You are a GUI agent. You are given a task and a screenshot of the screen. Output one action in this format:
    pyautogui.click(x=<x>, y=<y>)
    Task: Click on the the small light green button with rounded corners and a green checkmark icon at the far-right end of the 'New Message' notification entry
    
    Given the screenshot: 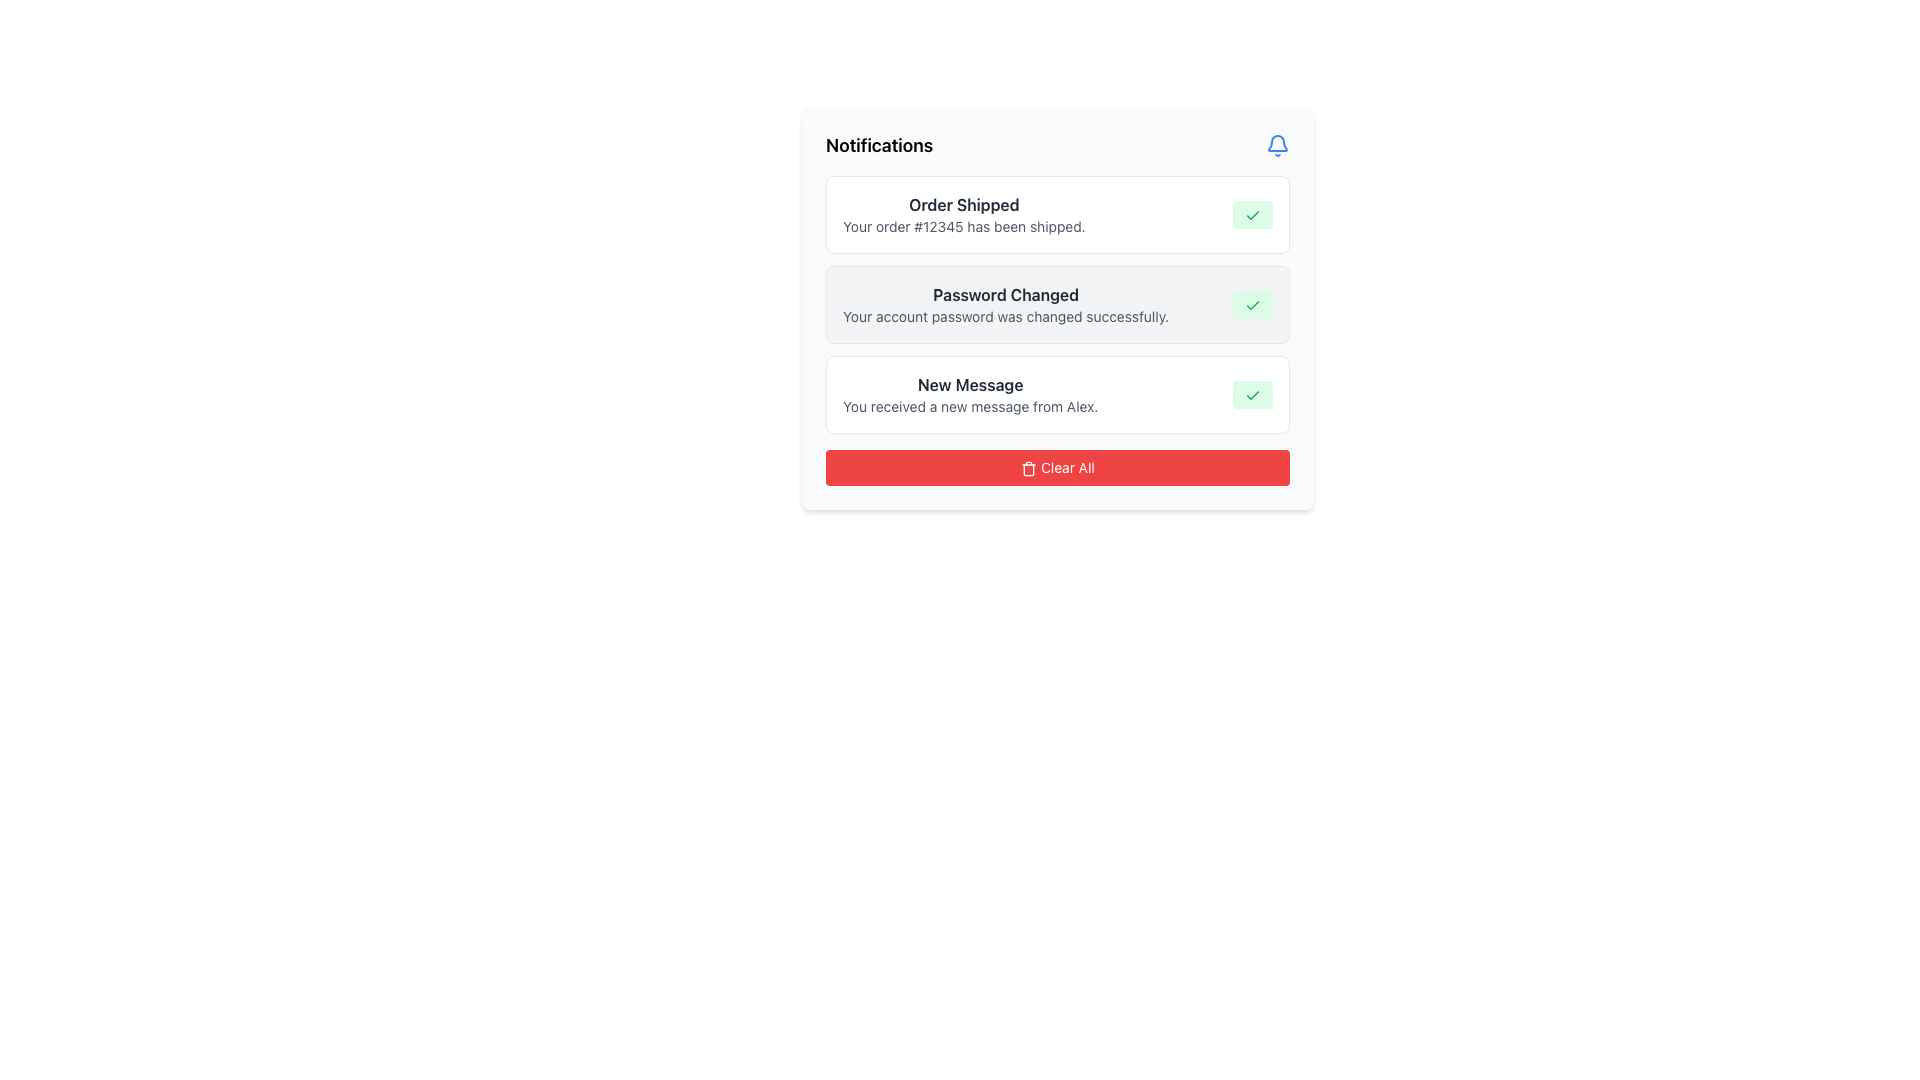 What is the action you would take?
    pyautogui.click(x=1251, y=394)
    